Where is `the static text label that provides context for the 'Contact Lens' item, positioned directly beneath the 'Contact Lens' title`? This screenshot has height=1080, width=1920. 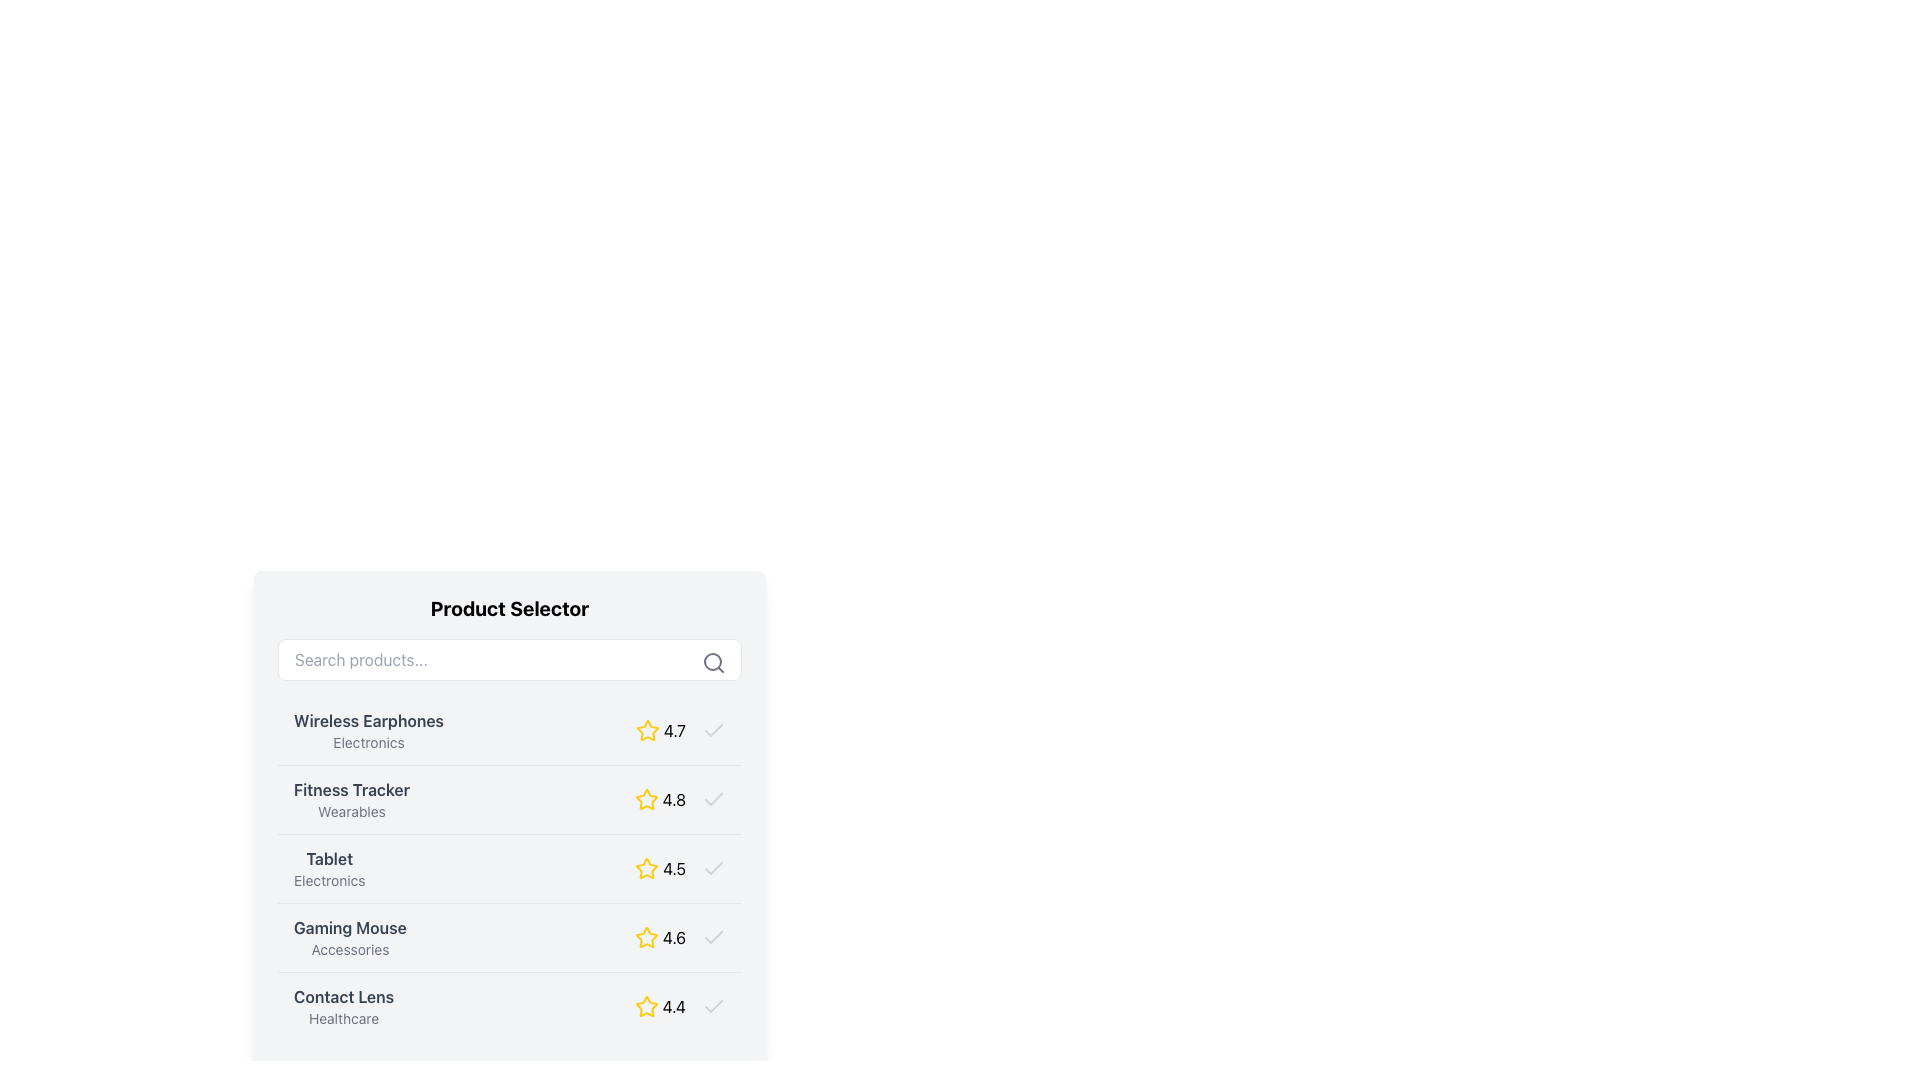
the static text label that provides context for the 'Contact Lens' item, positioned directly beneath the 'Contact Lens' title is located at coordinates (344, 1018).